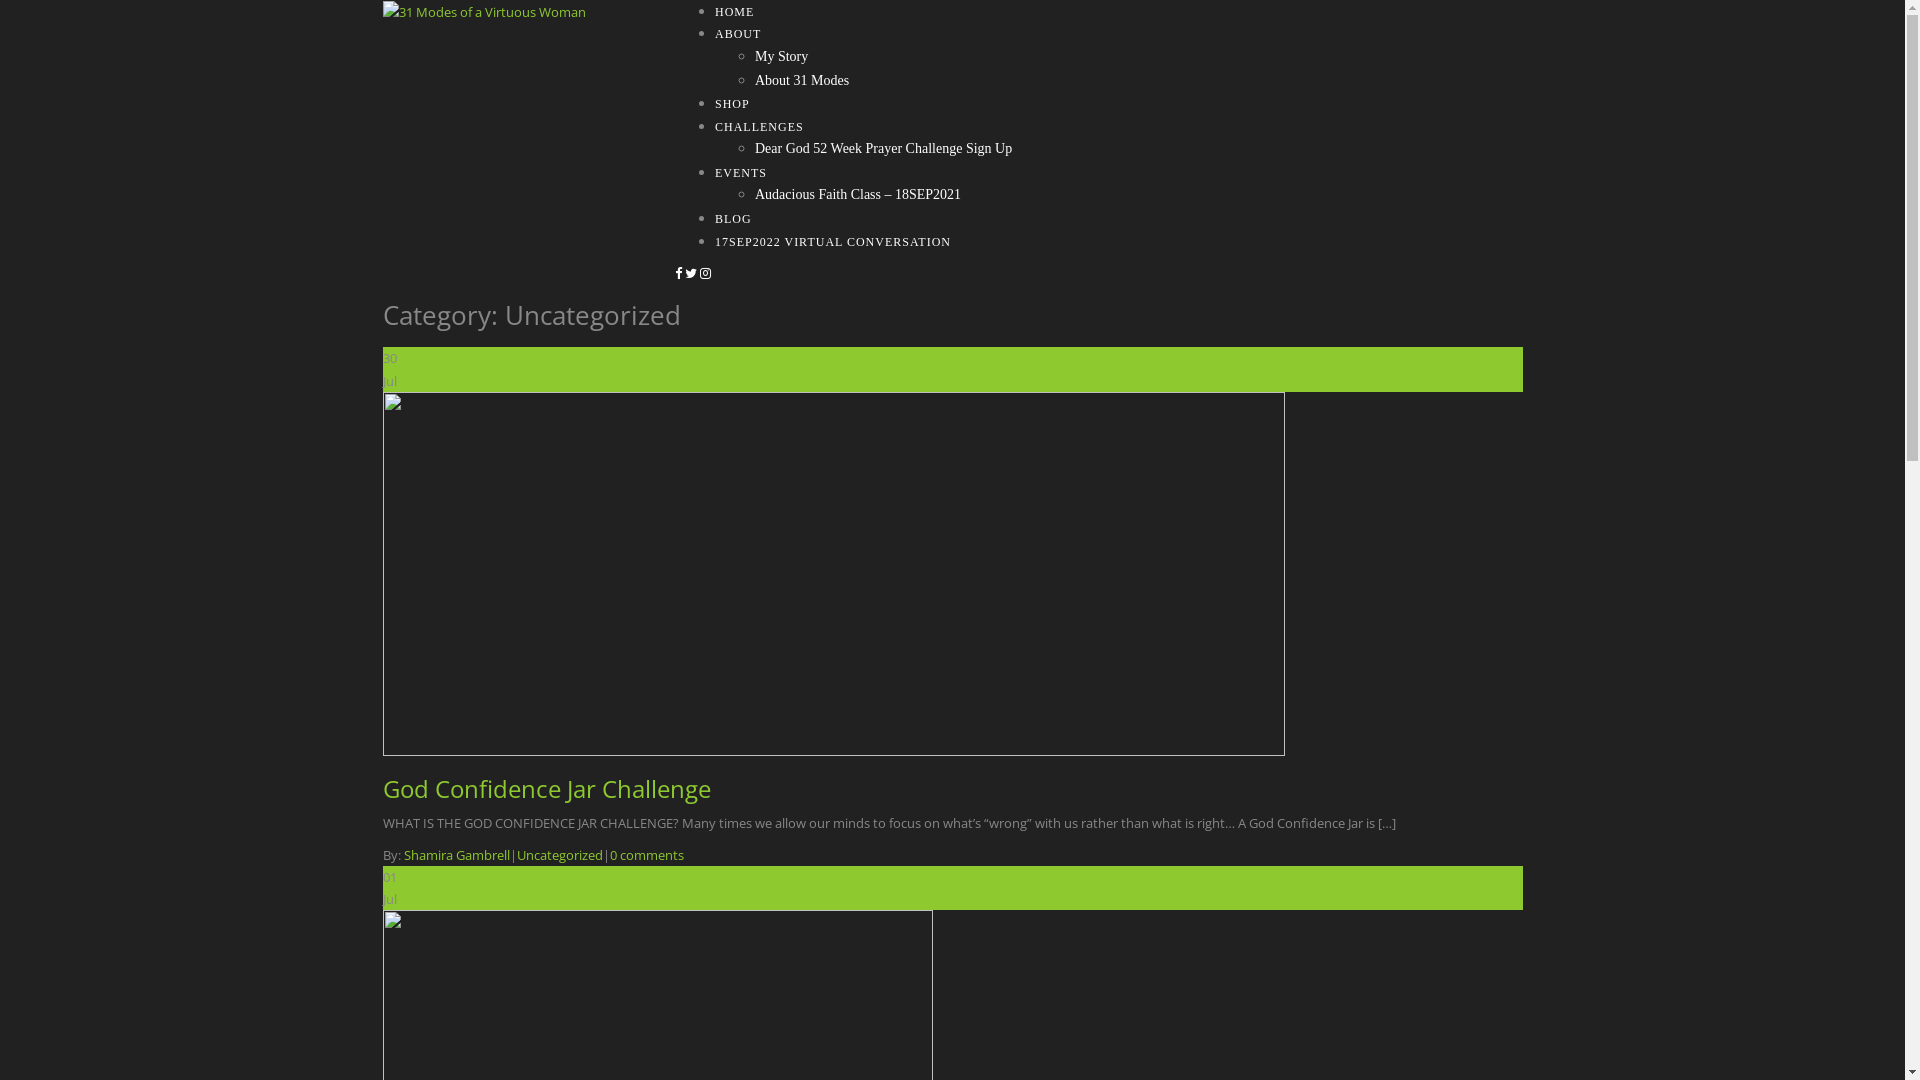  I want to click on 'EVENTS', so click(739, 172).